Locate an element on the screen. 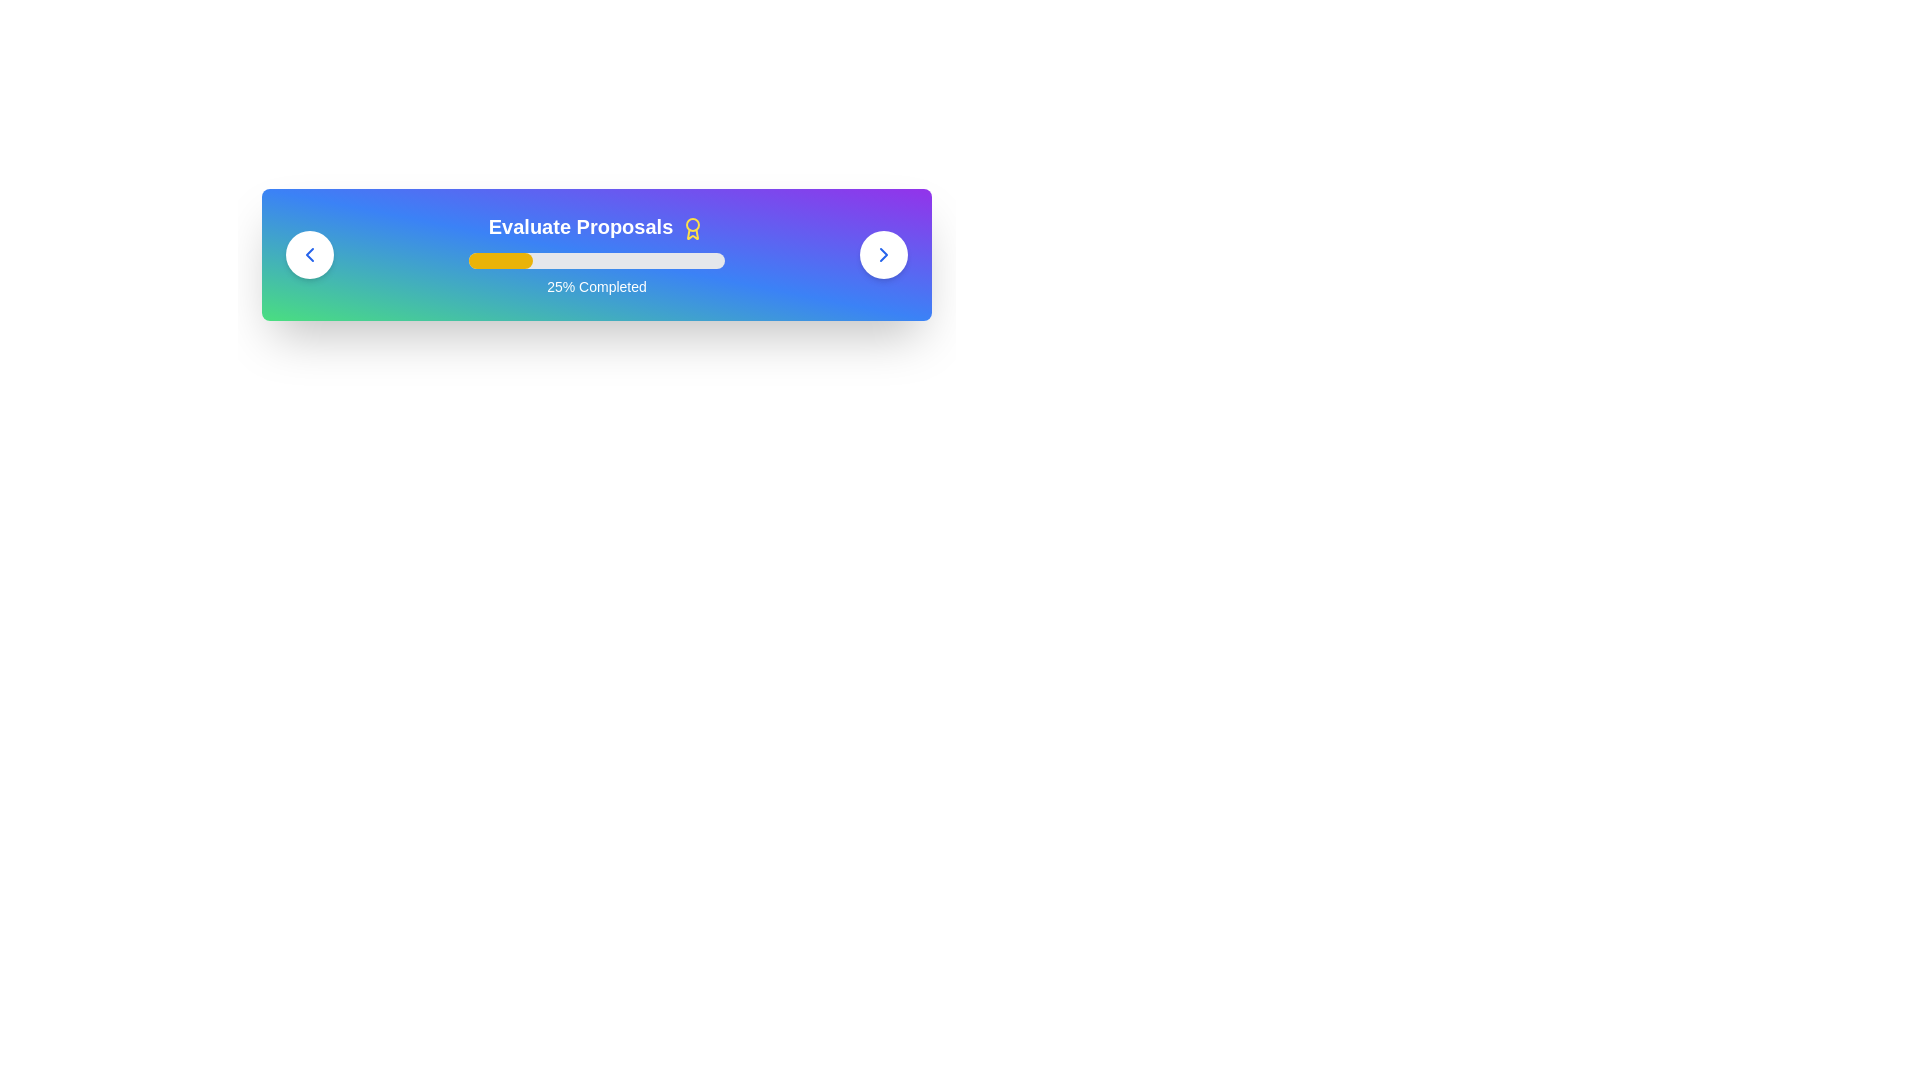  the Progress Bar located directly below the 'Evaluate Proposals' text and above '25% Completed' is located at coordinates (595, 260).